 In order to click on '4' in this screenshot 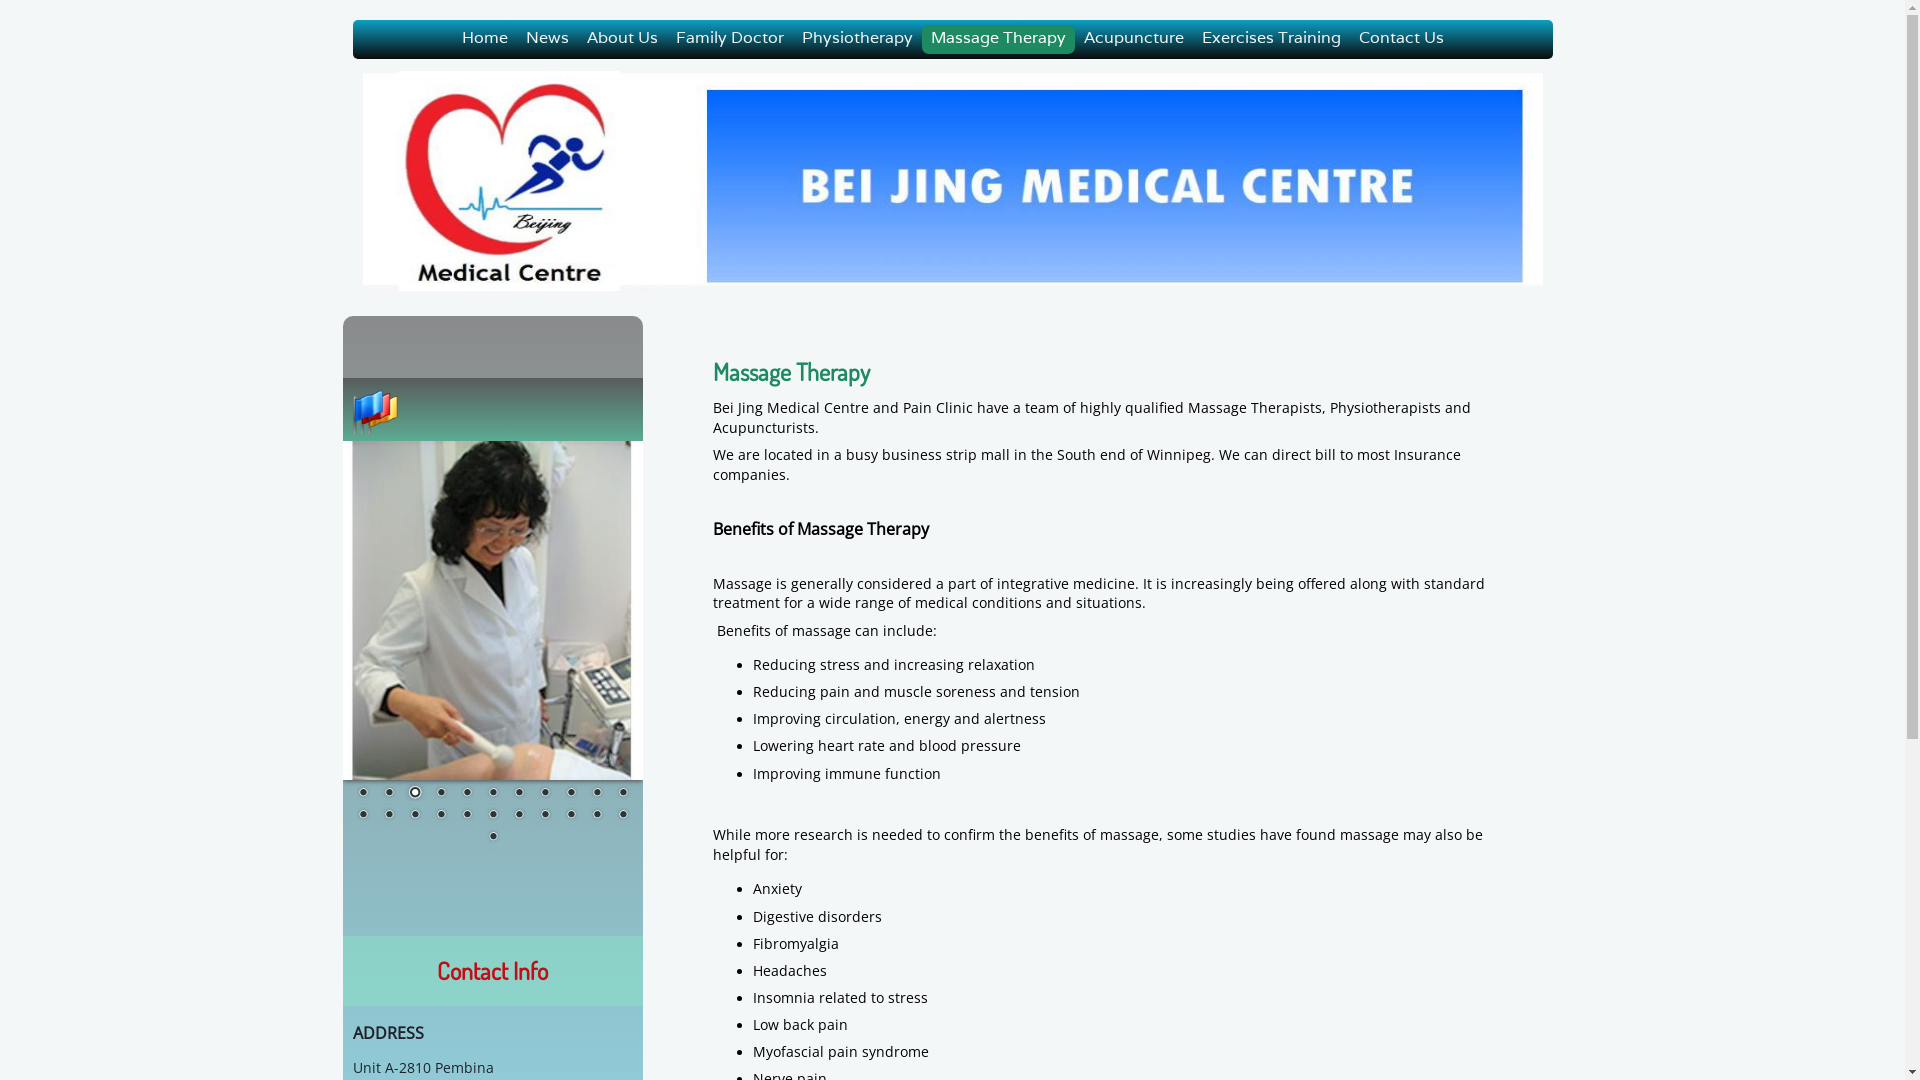, I will do `click(440, 793)`.